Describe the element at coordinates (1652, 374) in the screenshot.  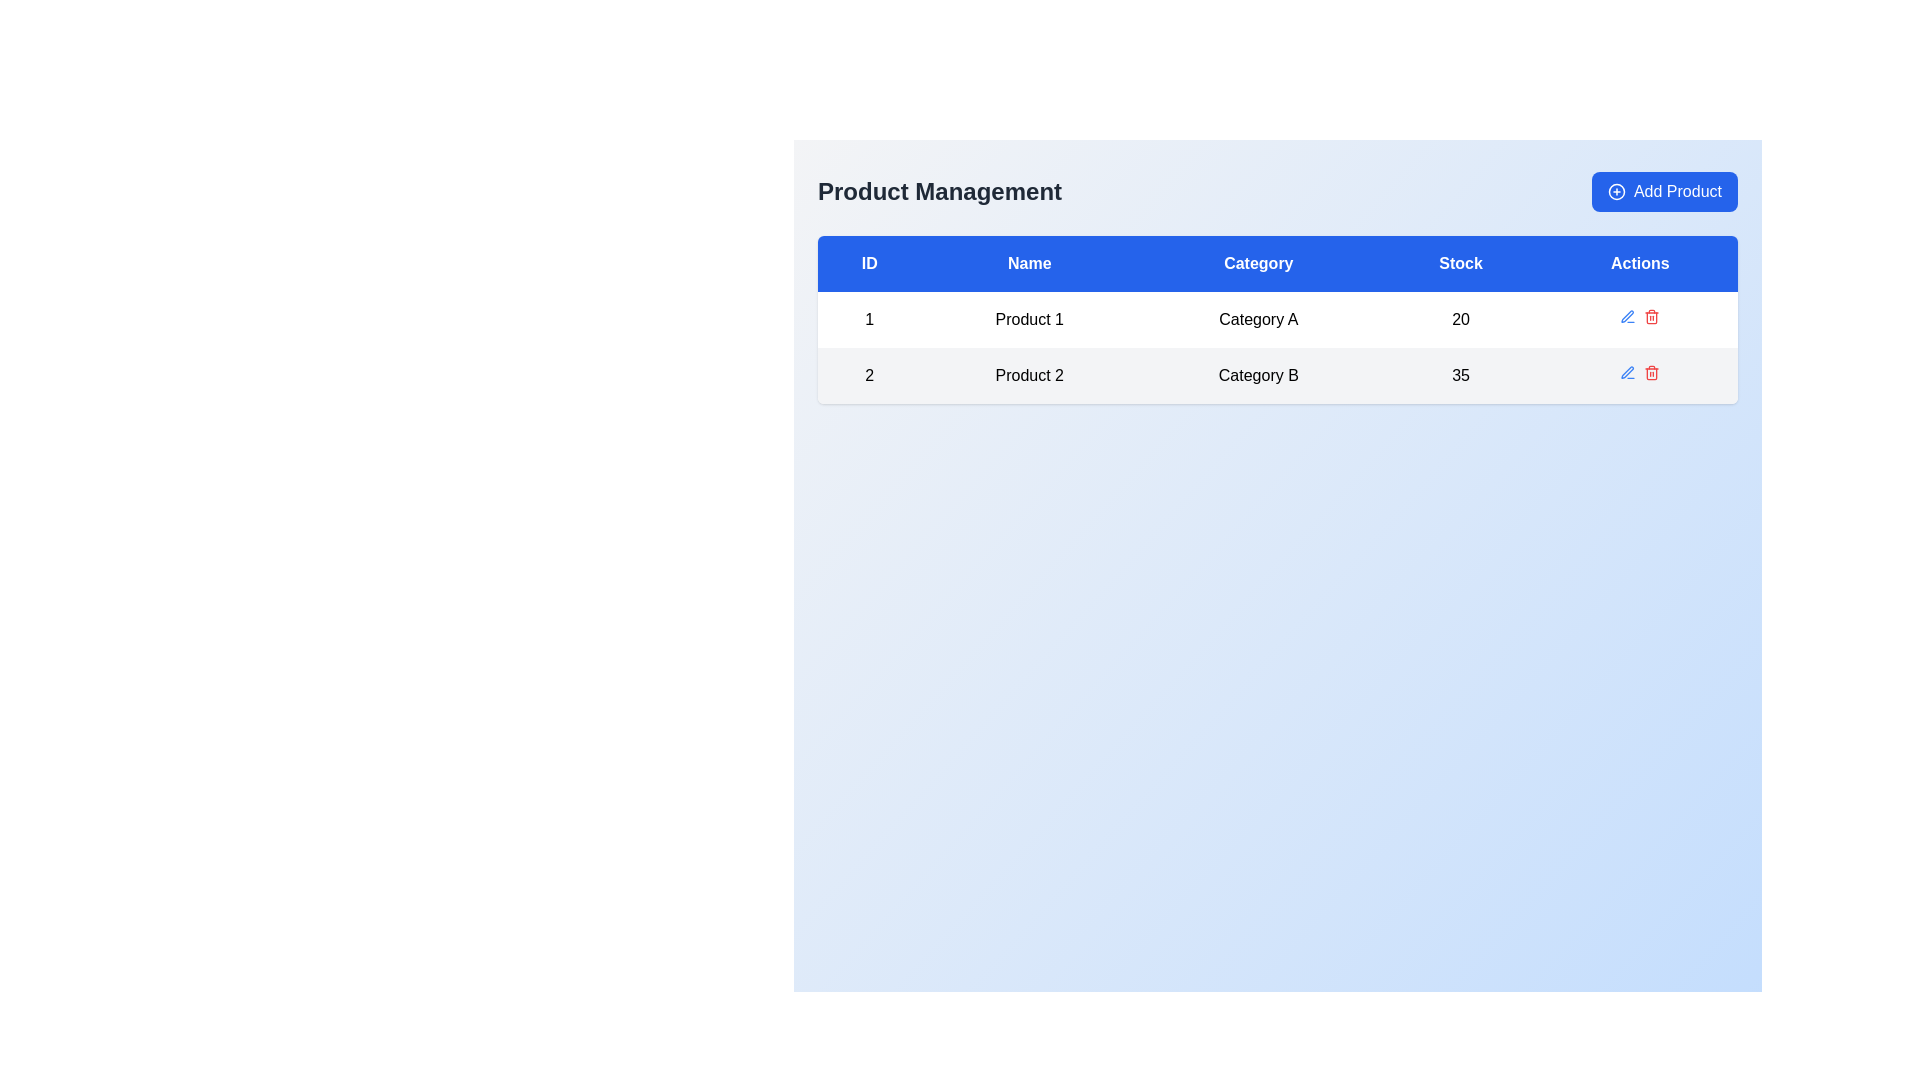
I see `the trash bin icon located in the 'Actions' column of the second row in the data table` at that location.